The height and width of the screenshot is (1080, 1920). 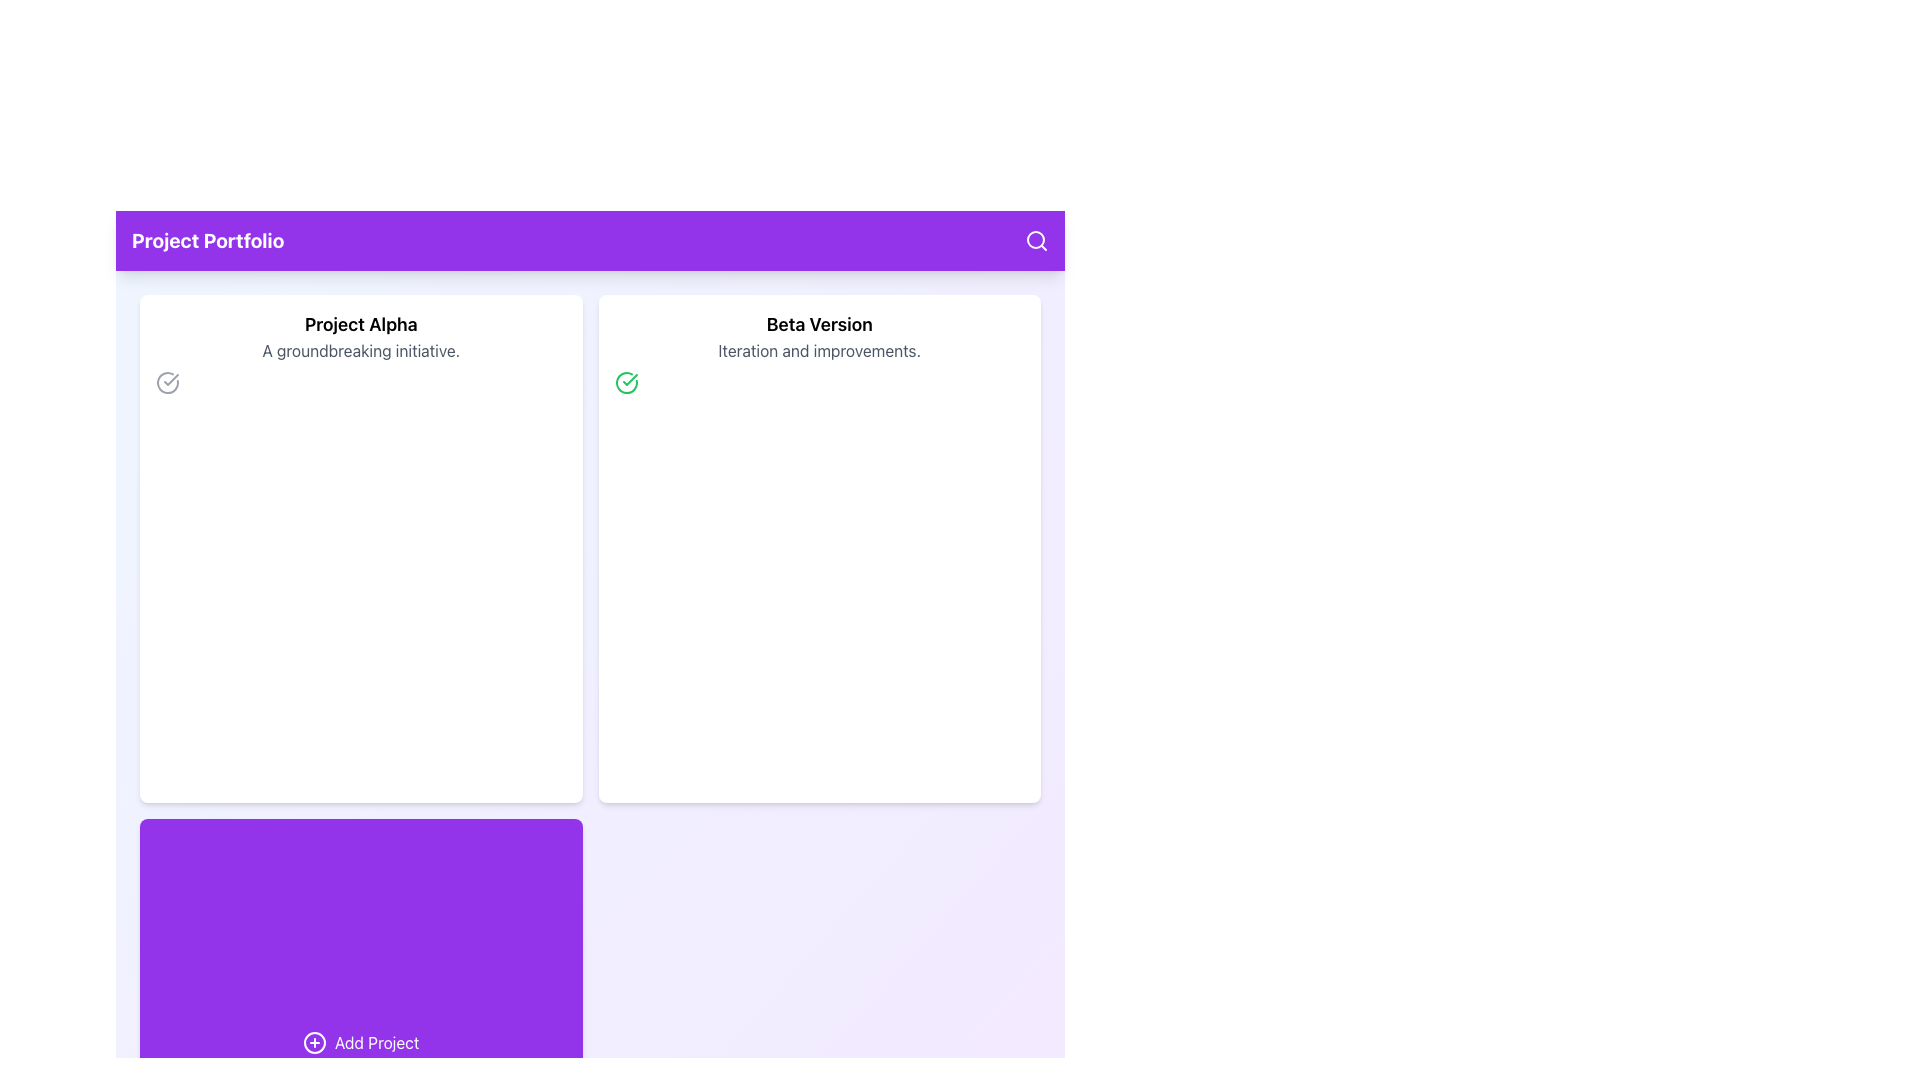 What do you see at coordinates (1036, 238) in the screenshot?
I see `the circular SVG shape that represents a magnifying glass icon located at the top-right corner of the header section, if it is clickable` at bounding box center [1036, 238].